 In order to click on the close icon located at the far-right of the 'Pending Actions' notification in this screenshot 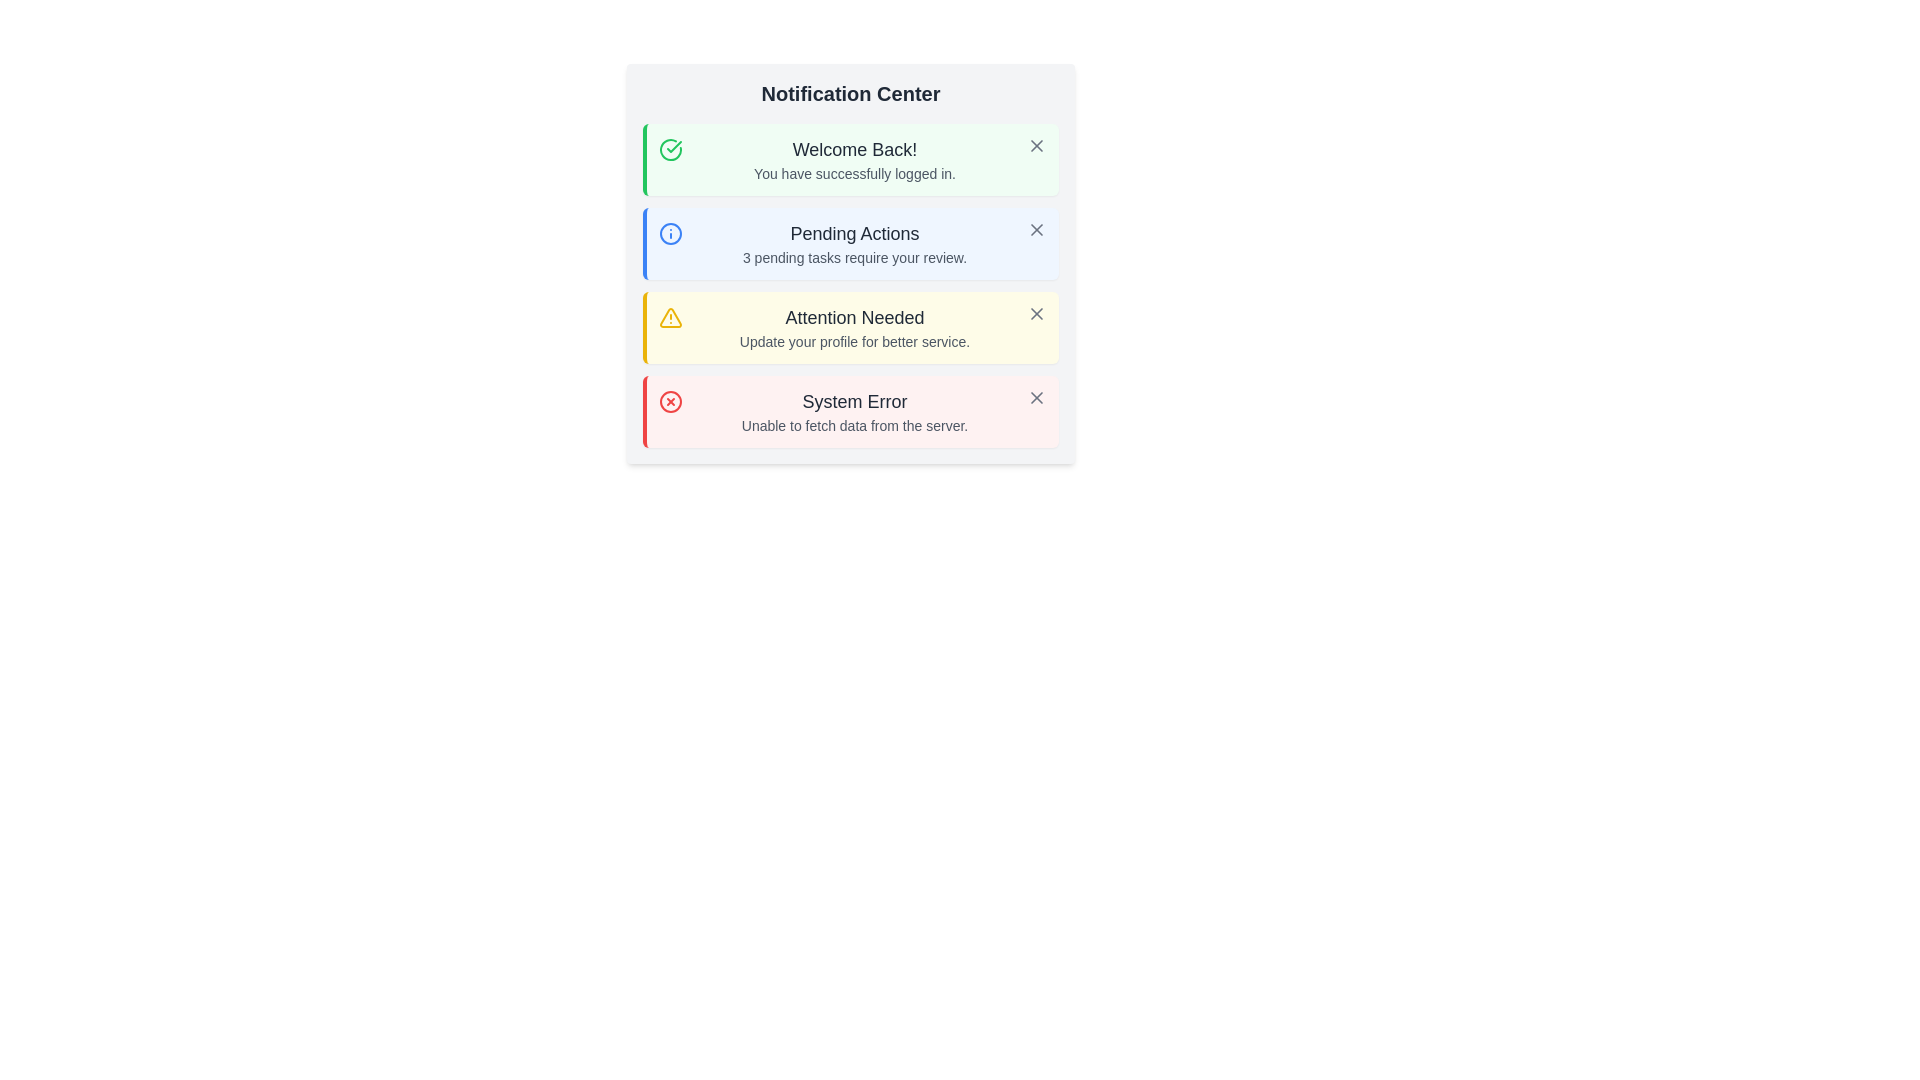, I will do `click(1036, 229)`.